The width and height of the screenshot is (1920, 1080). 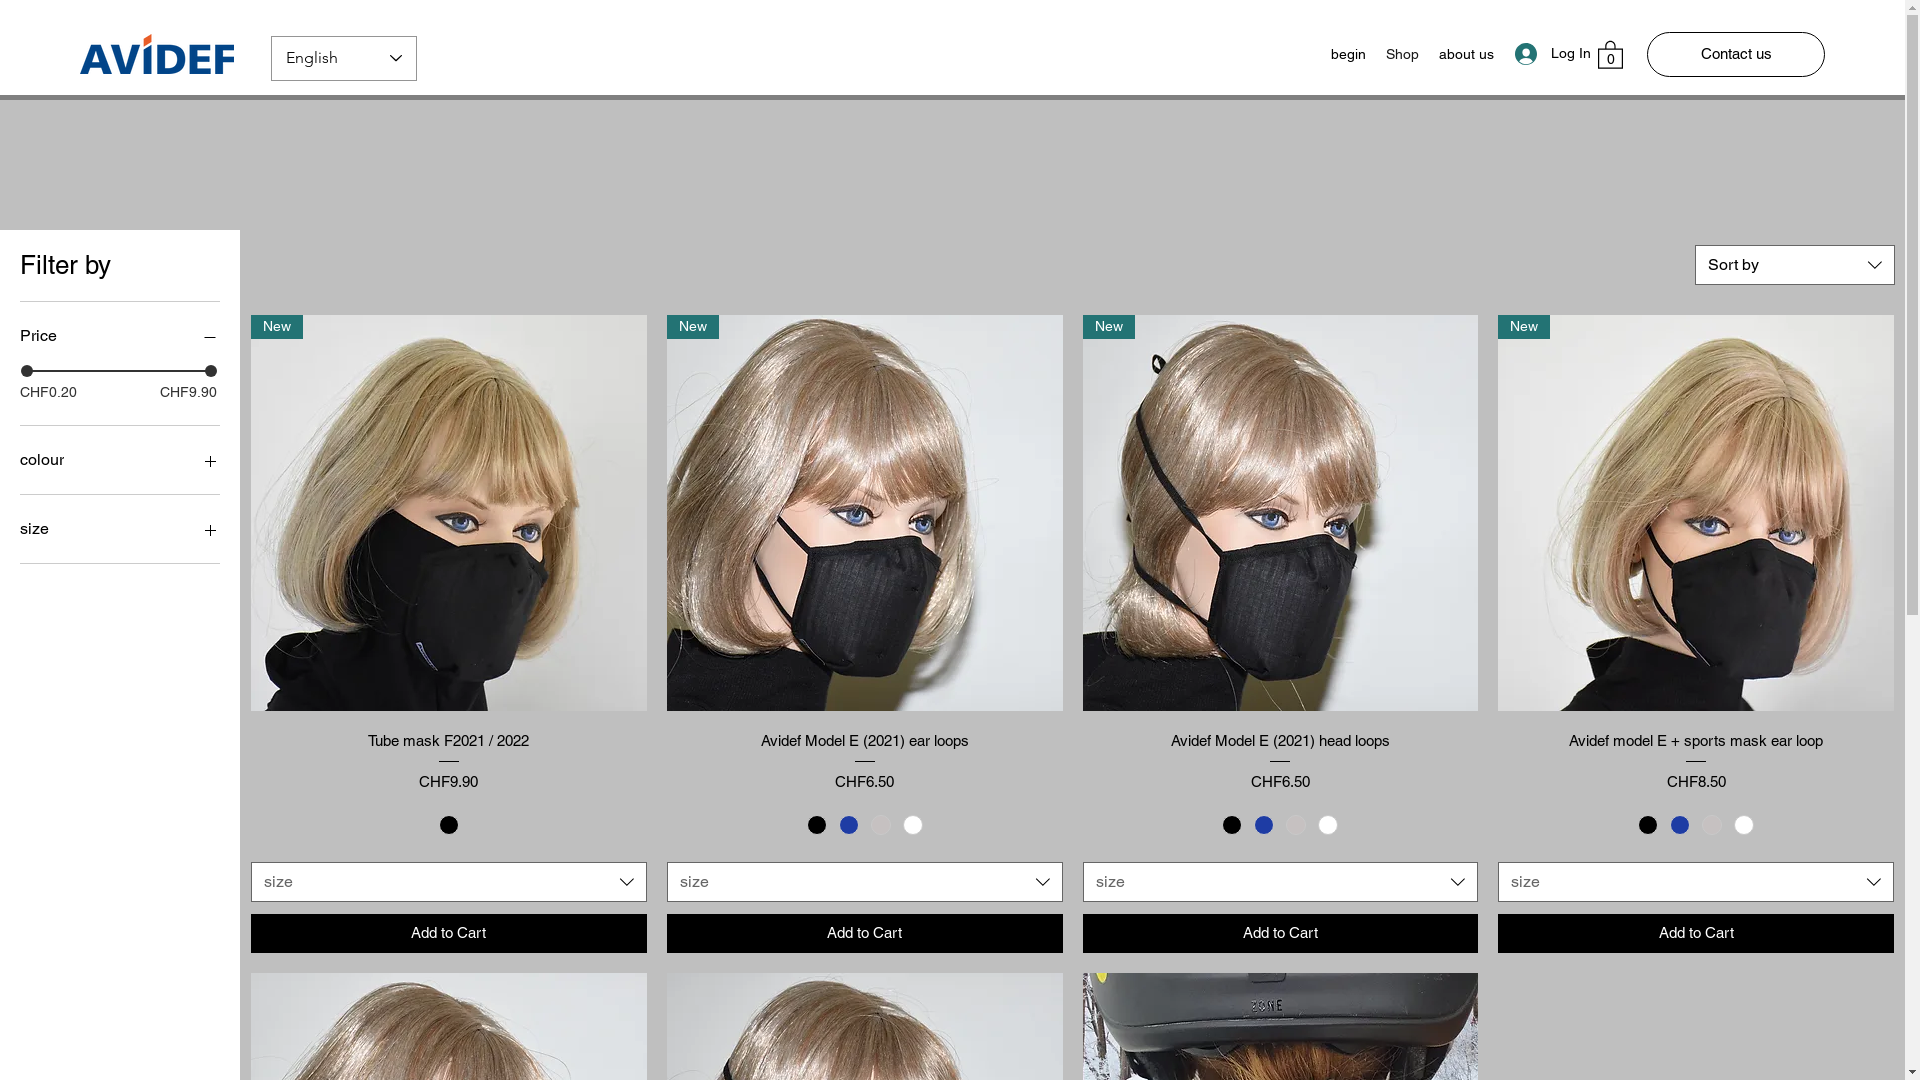 I want to click on 'Shop', so click(x=1375, y=53).